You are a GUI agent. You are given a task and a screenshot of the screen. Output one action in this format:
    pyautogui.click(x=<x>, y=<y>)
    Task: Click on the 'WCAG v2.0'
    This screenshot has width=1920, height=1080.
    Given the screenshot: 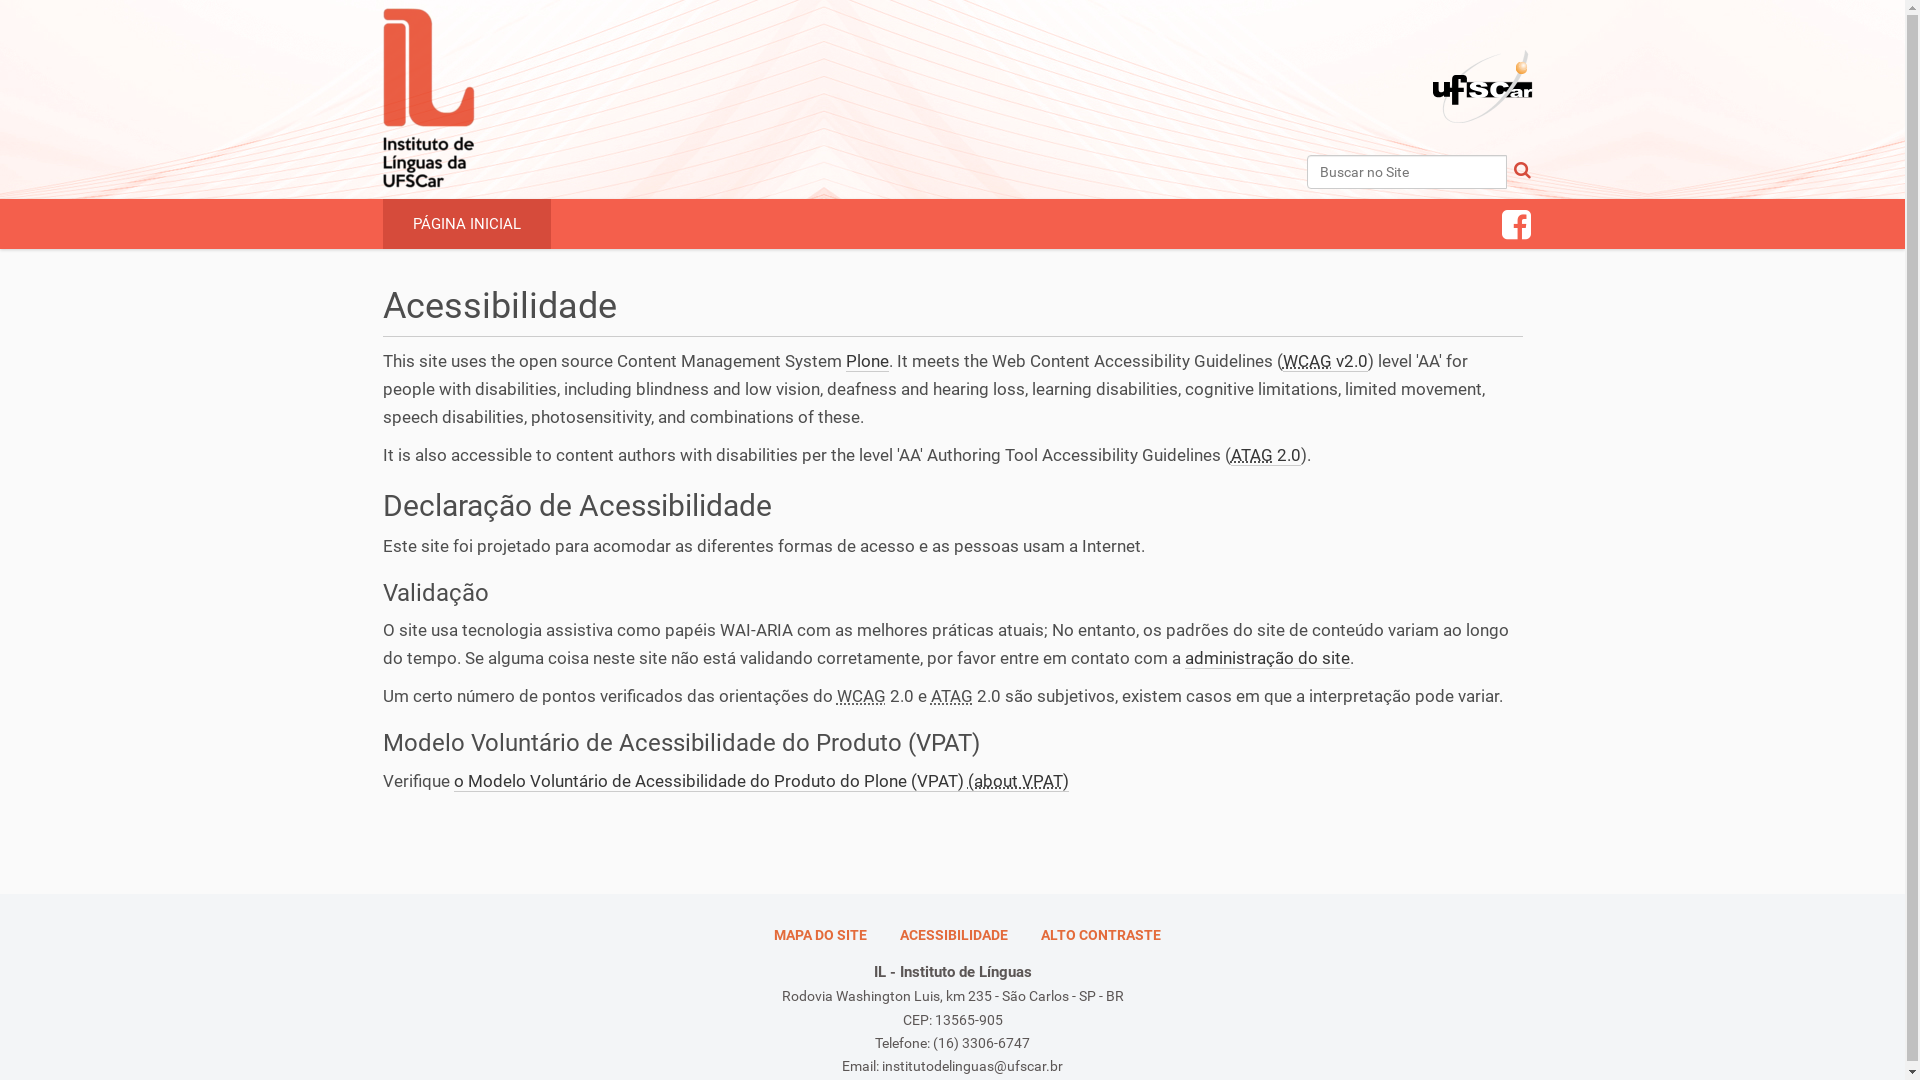 What is the action you would take?
    pyautogui.click(x=1324, y=361)
    